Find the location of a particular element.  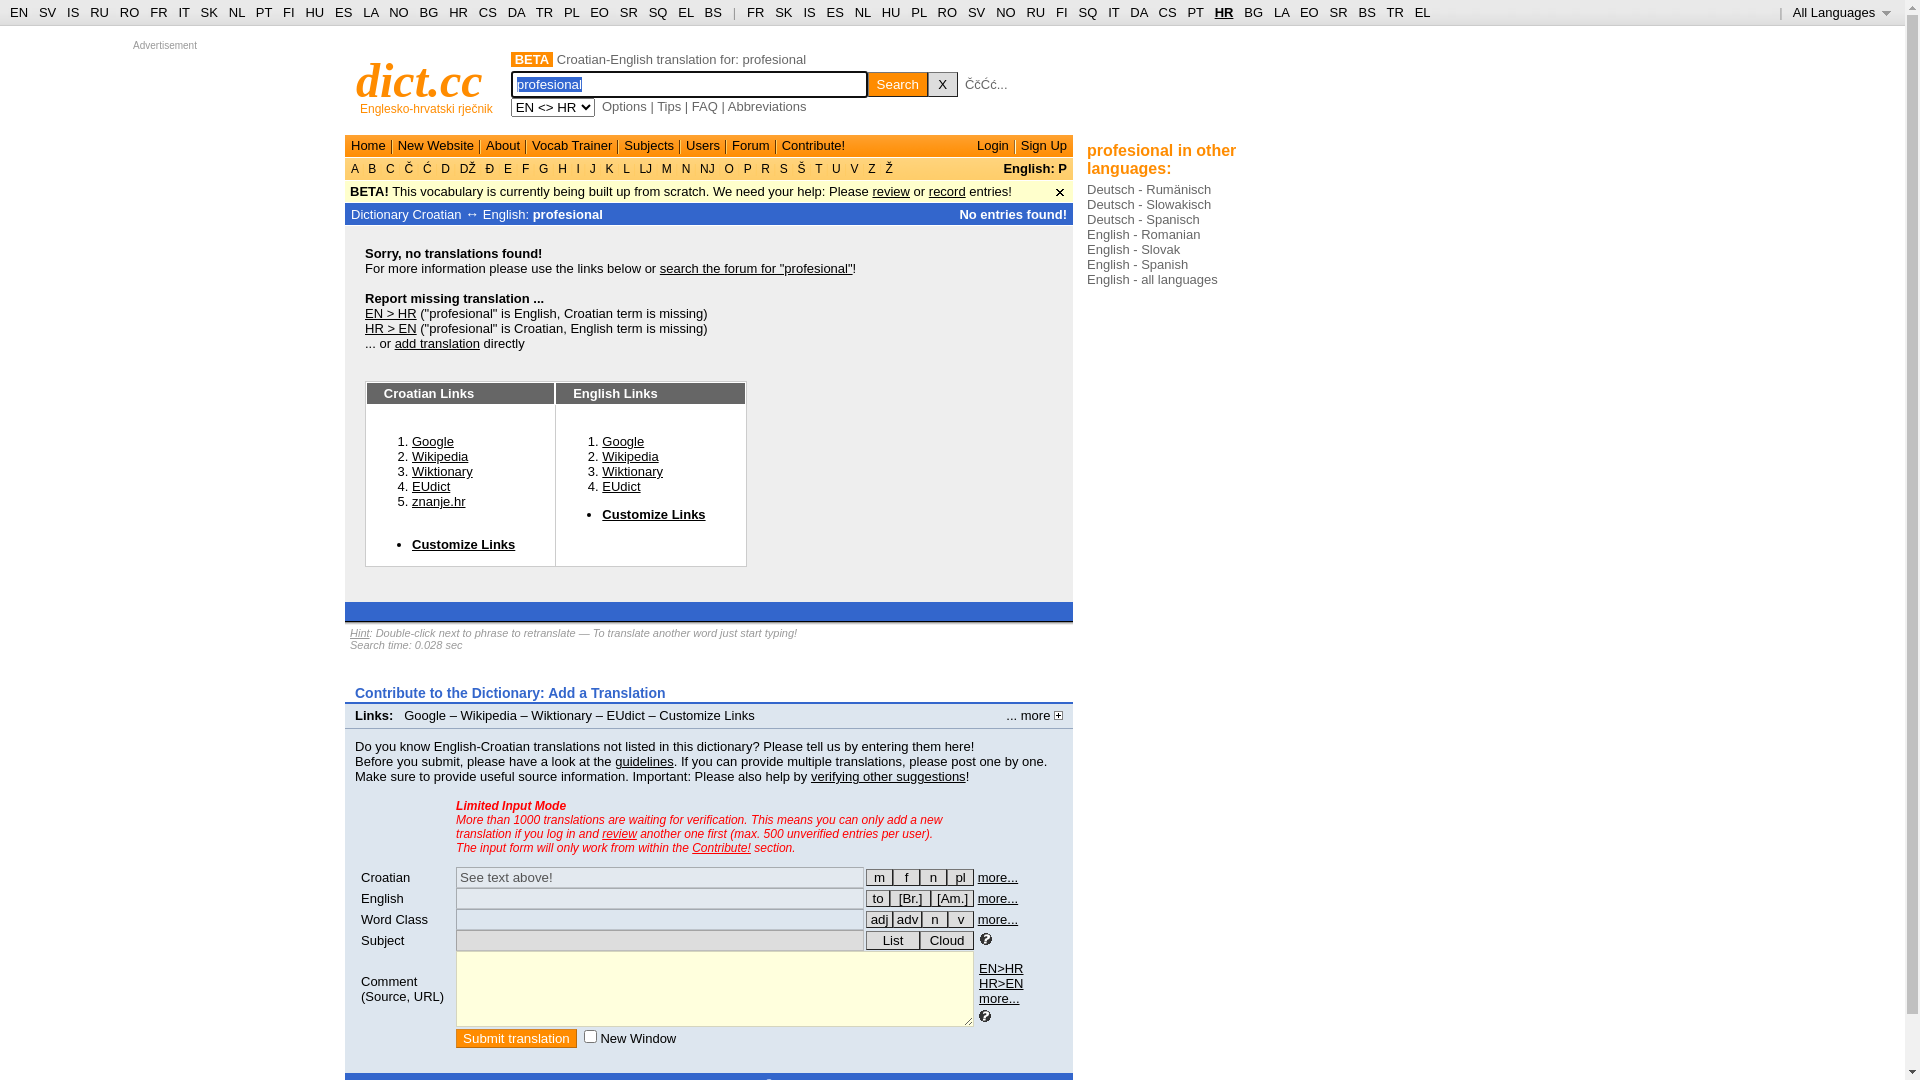

'FR' is located at coordinates (754, 12).